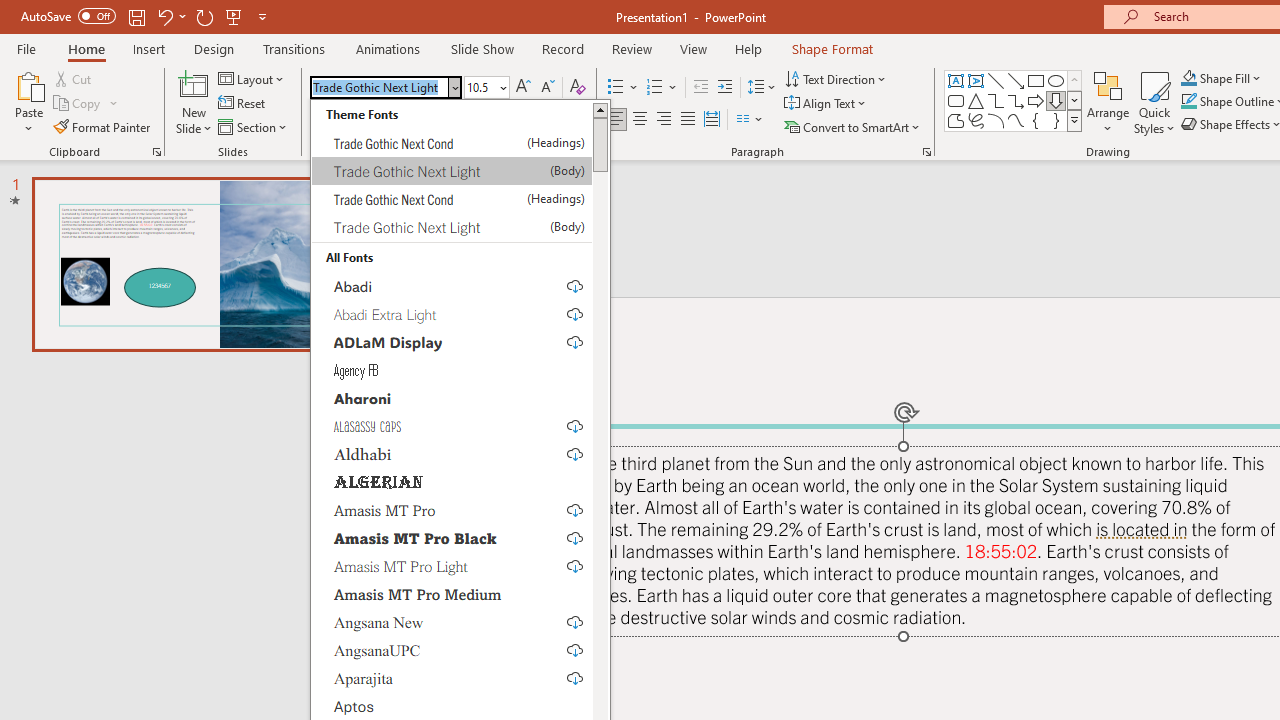 This screenshot has width=1280, height=720. Describe the element at coordinates (561, 119) in the screenshot. I see `'Font Color Red'` at that location.